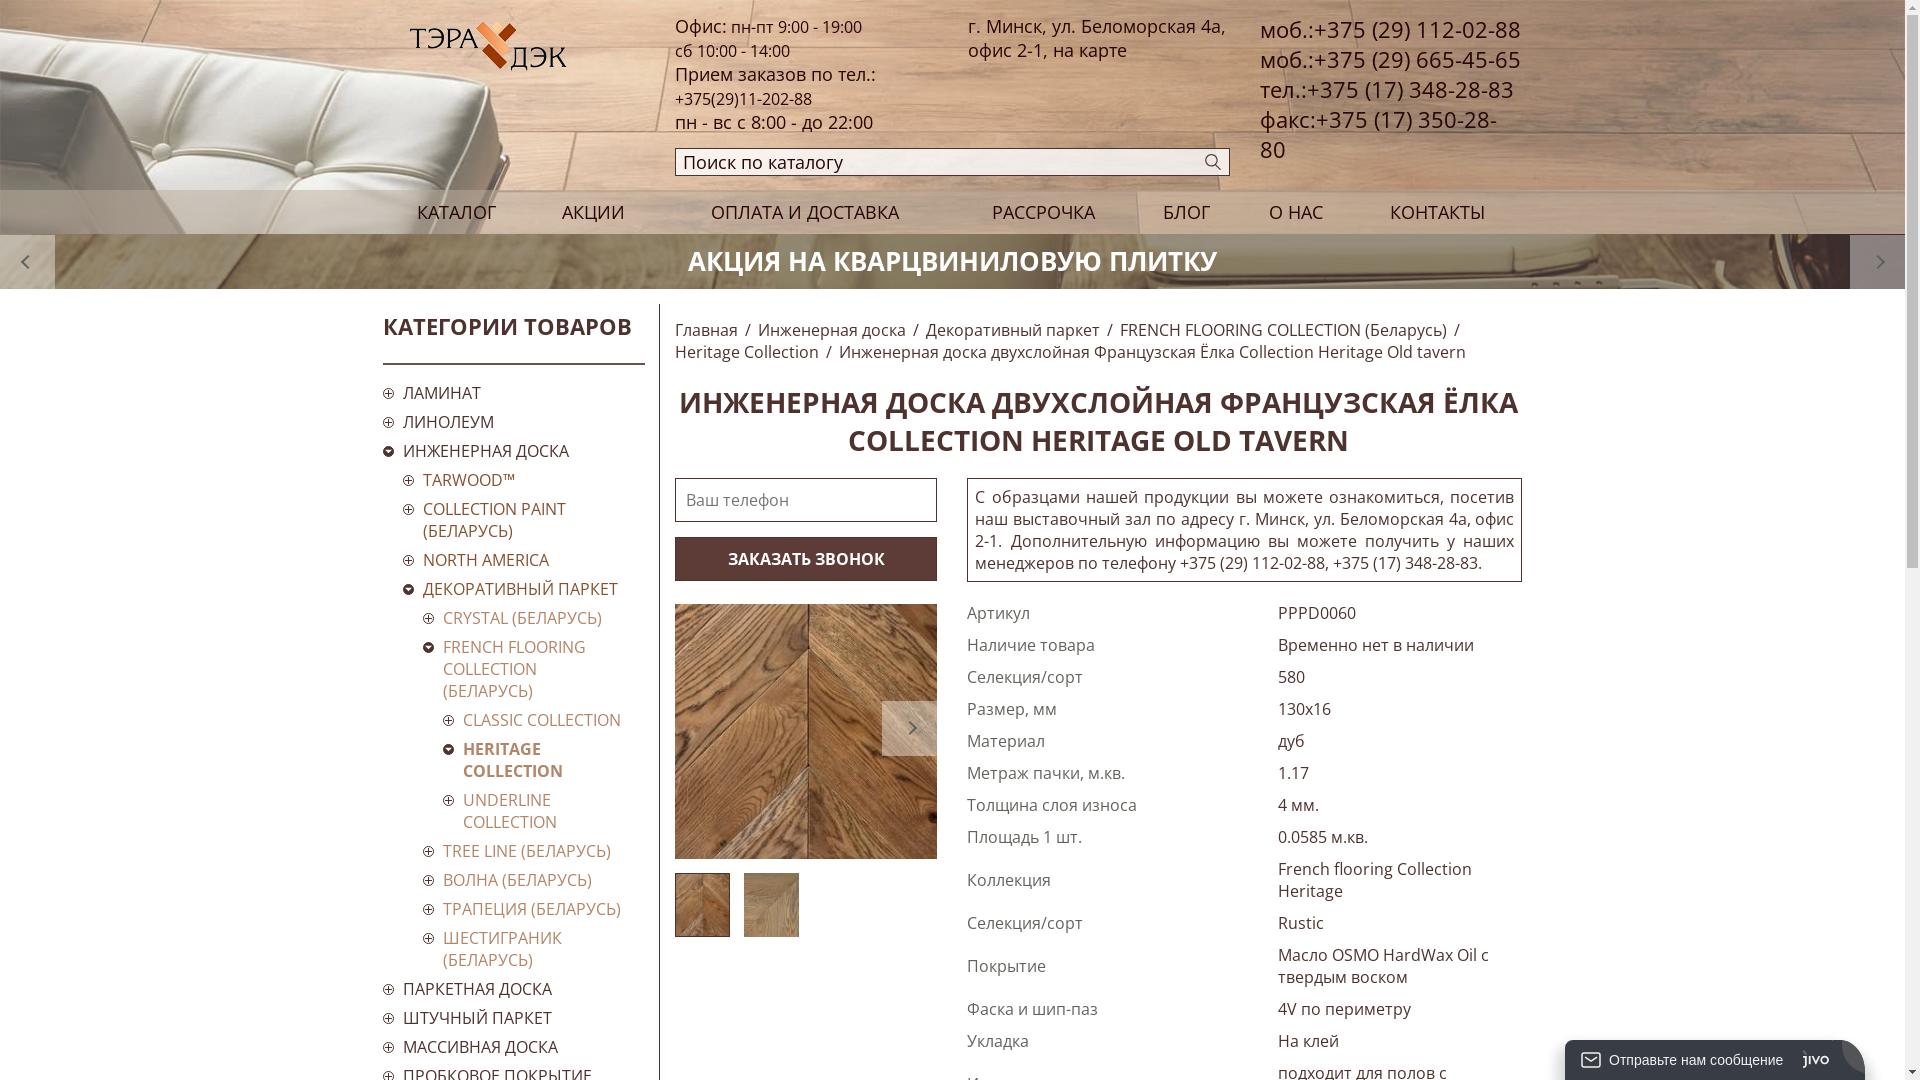  I want to click on 'Prev', so click(27, 260).